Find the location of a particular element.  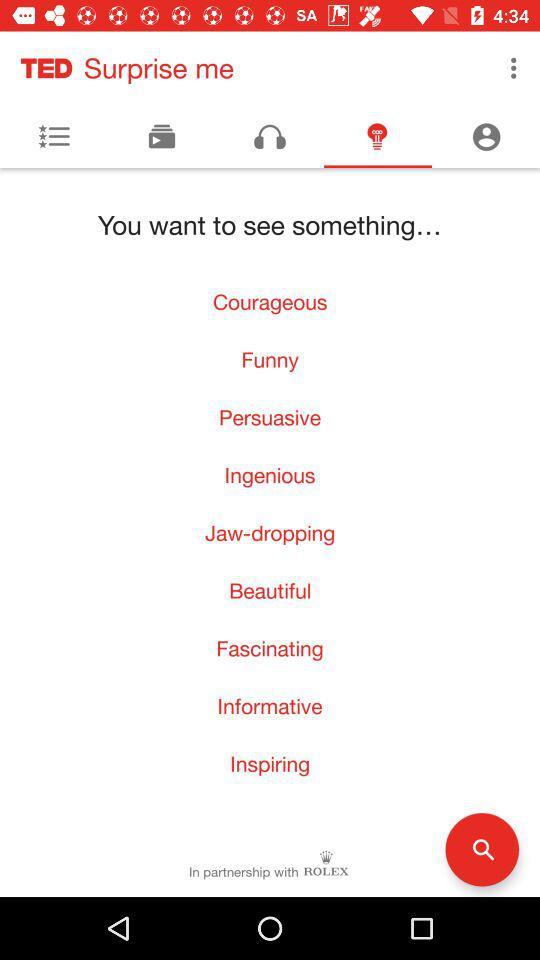

item below funny is located at coordinates (270, 416).